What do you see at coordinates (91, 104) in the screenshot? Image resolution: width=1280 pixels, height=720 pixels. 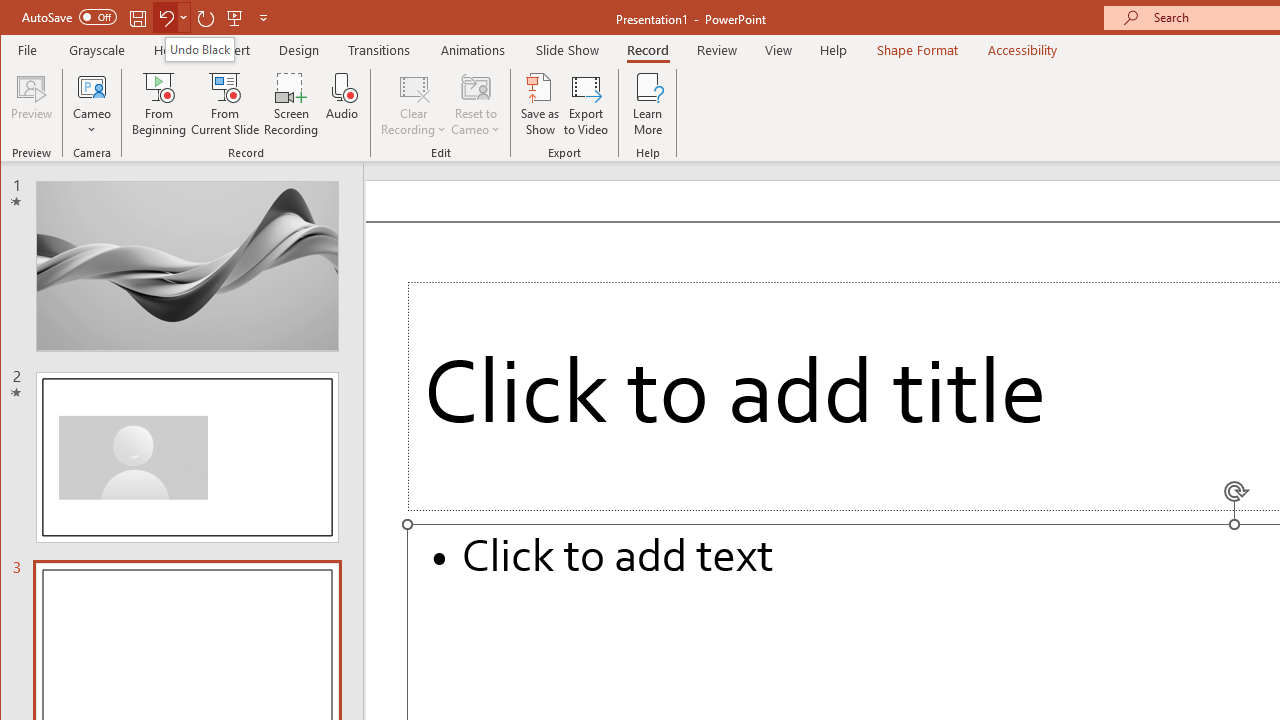 I see `'Cameo'` at bounding box center [91, 104].